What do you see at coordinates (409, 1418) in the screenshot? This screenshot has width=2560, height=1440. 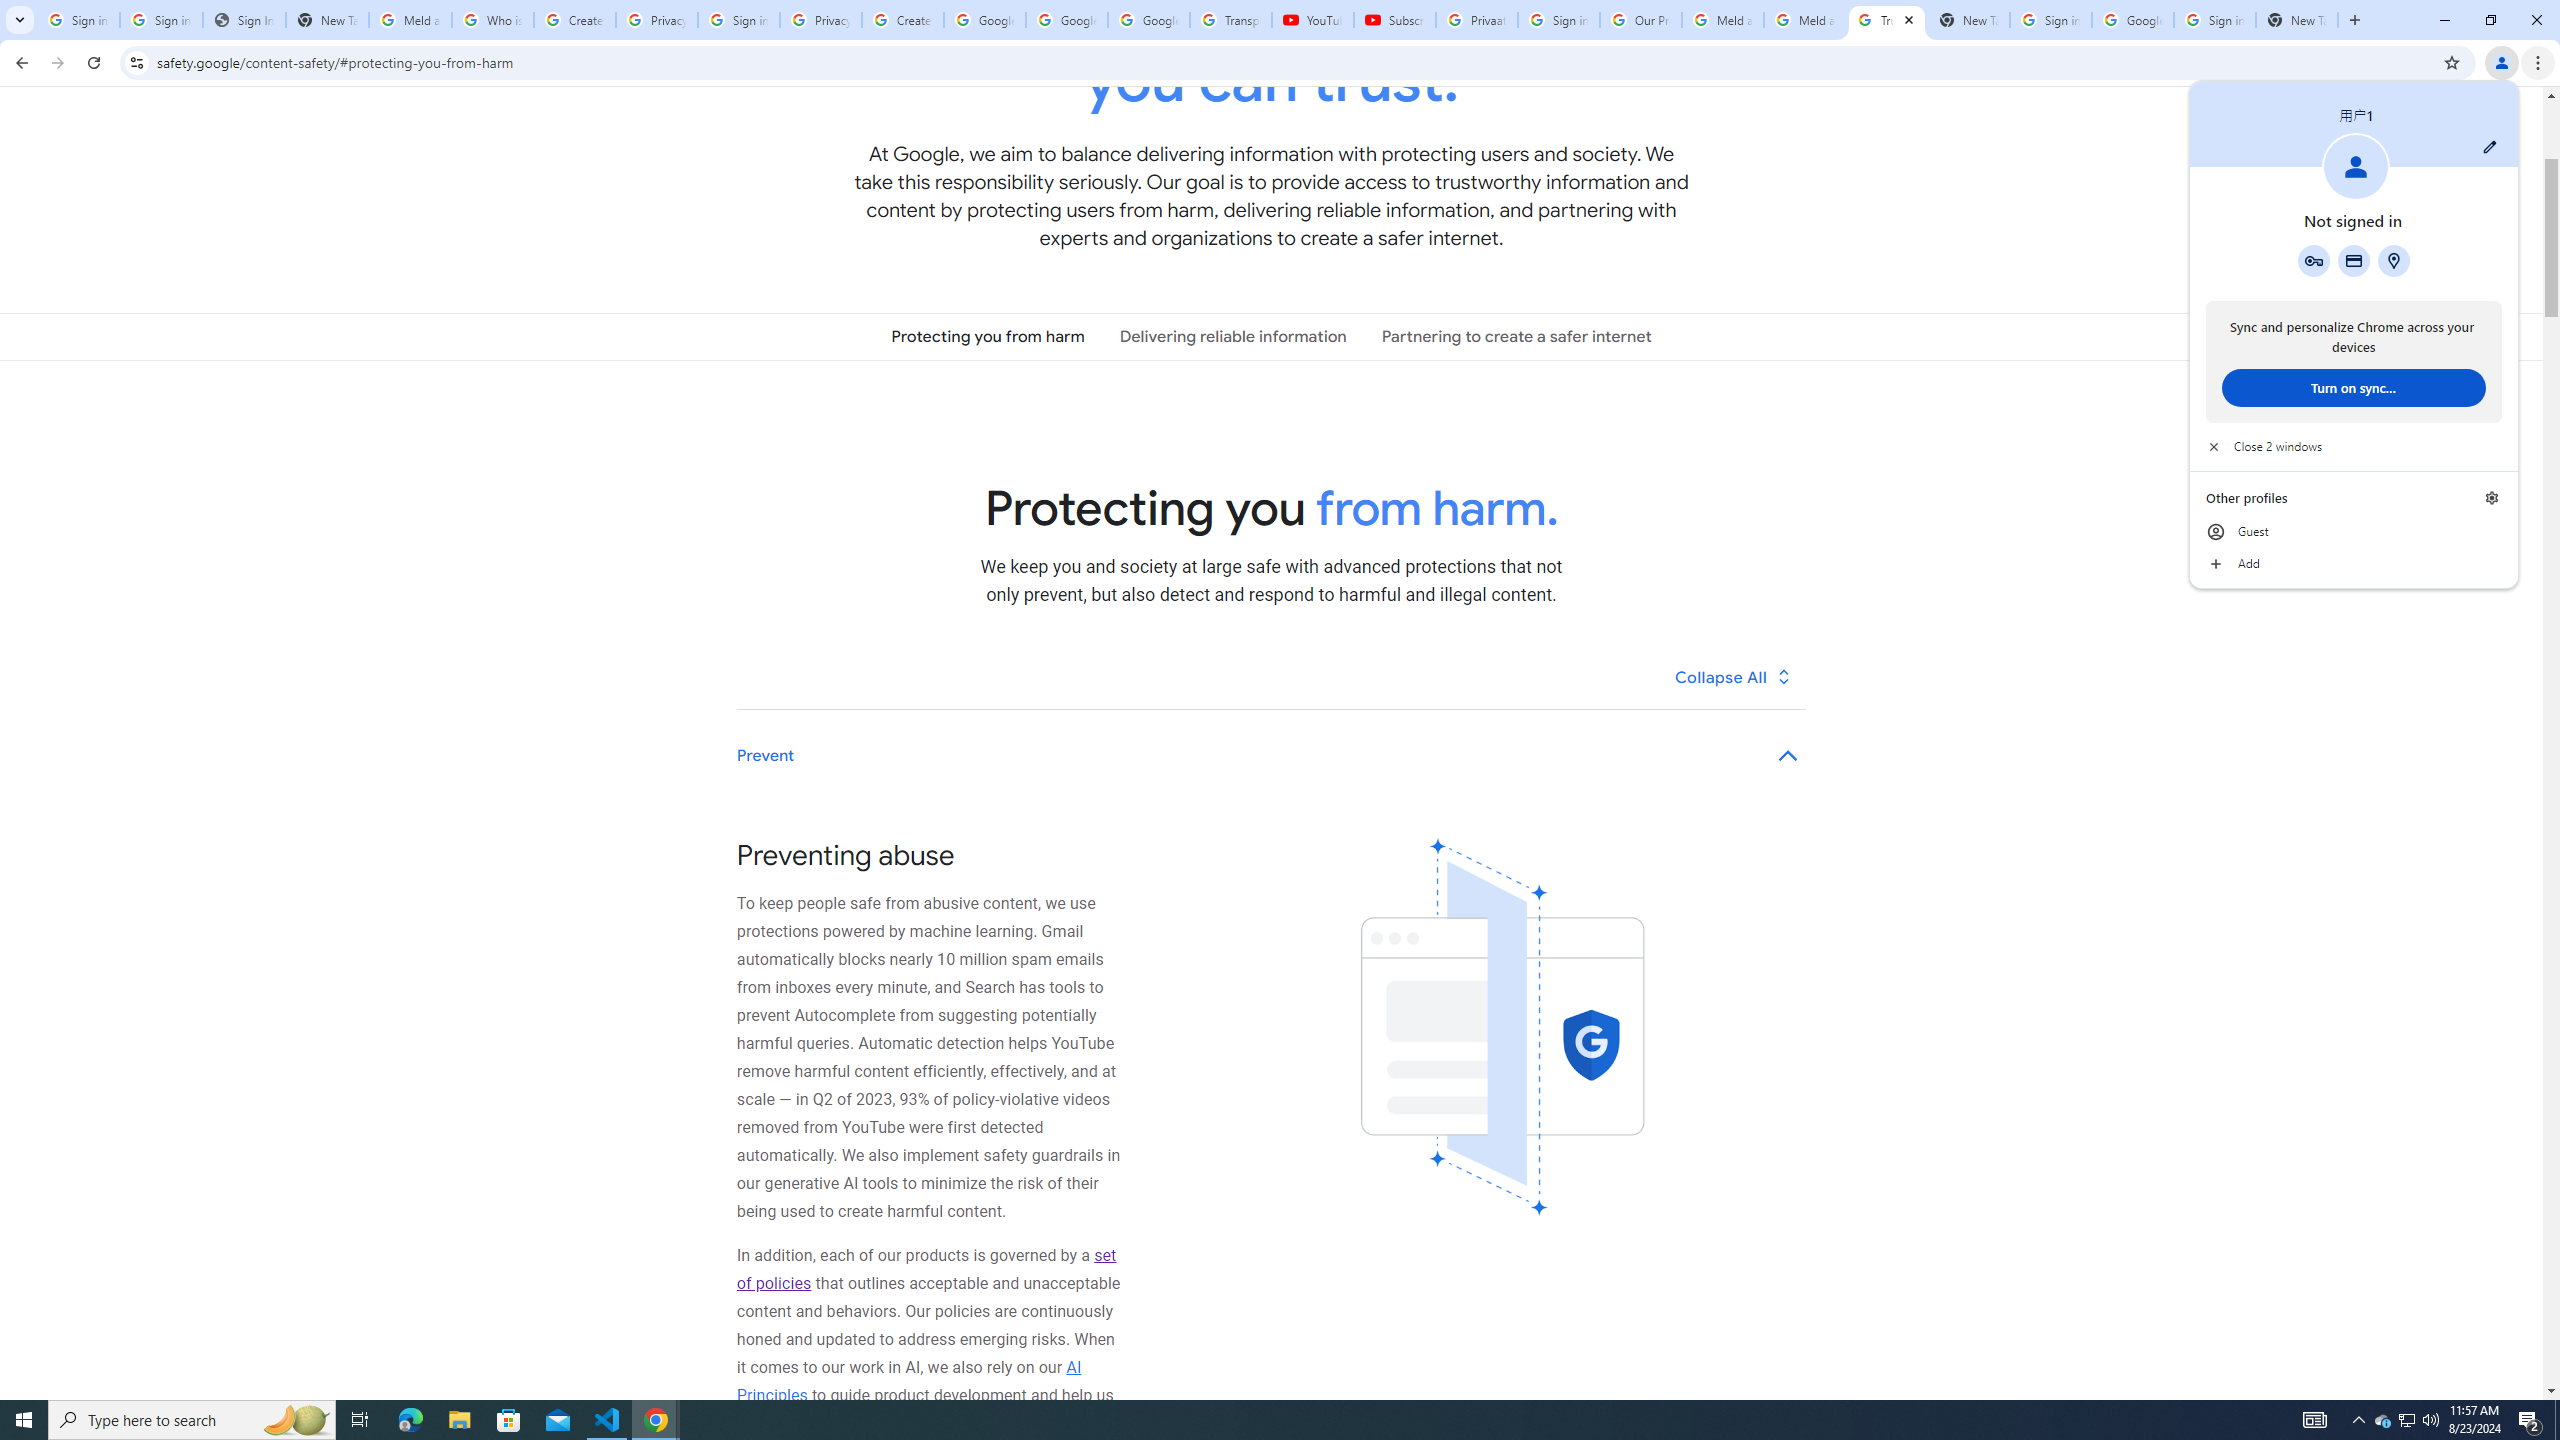 I see `'Microsoft Edge'` at bounding box center [409, 1418].